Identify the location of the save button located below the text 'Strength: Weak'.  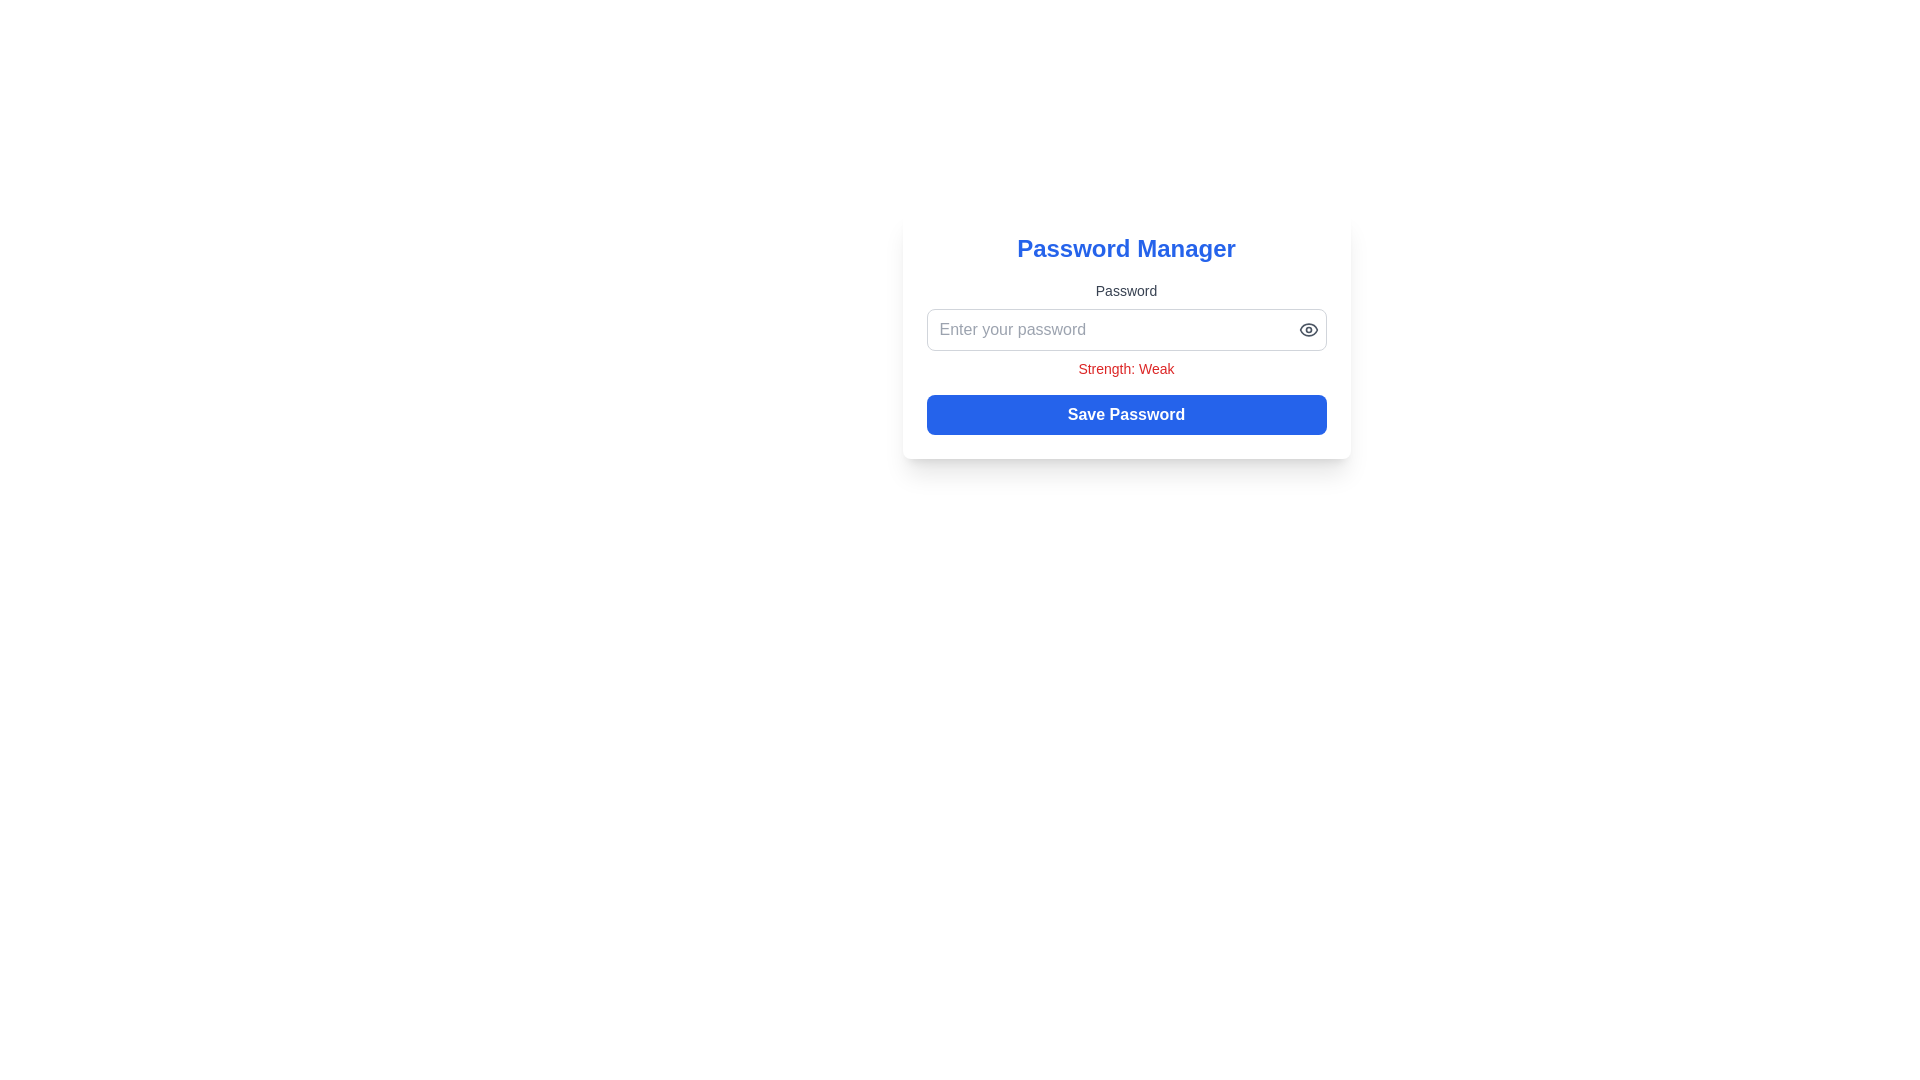
(1126, 414).